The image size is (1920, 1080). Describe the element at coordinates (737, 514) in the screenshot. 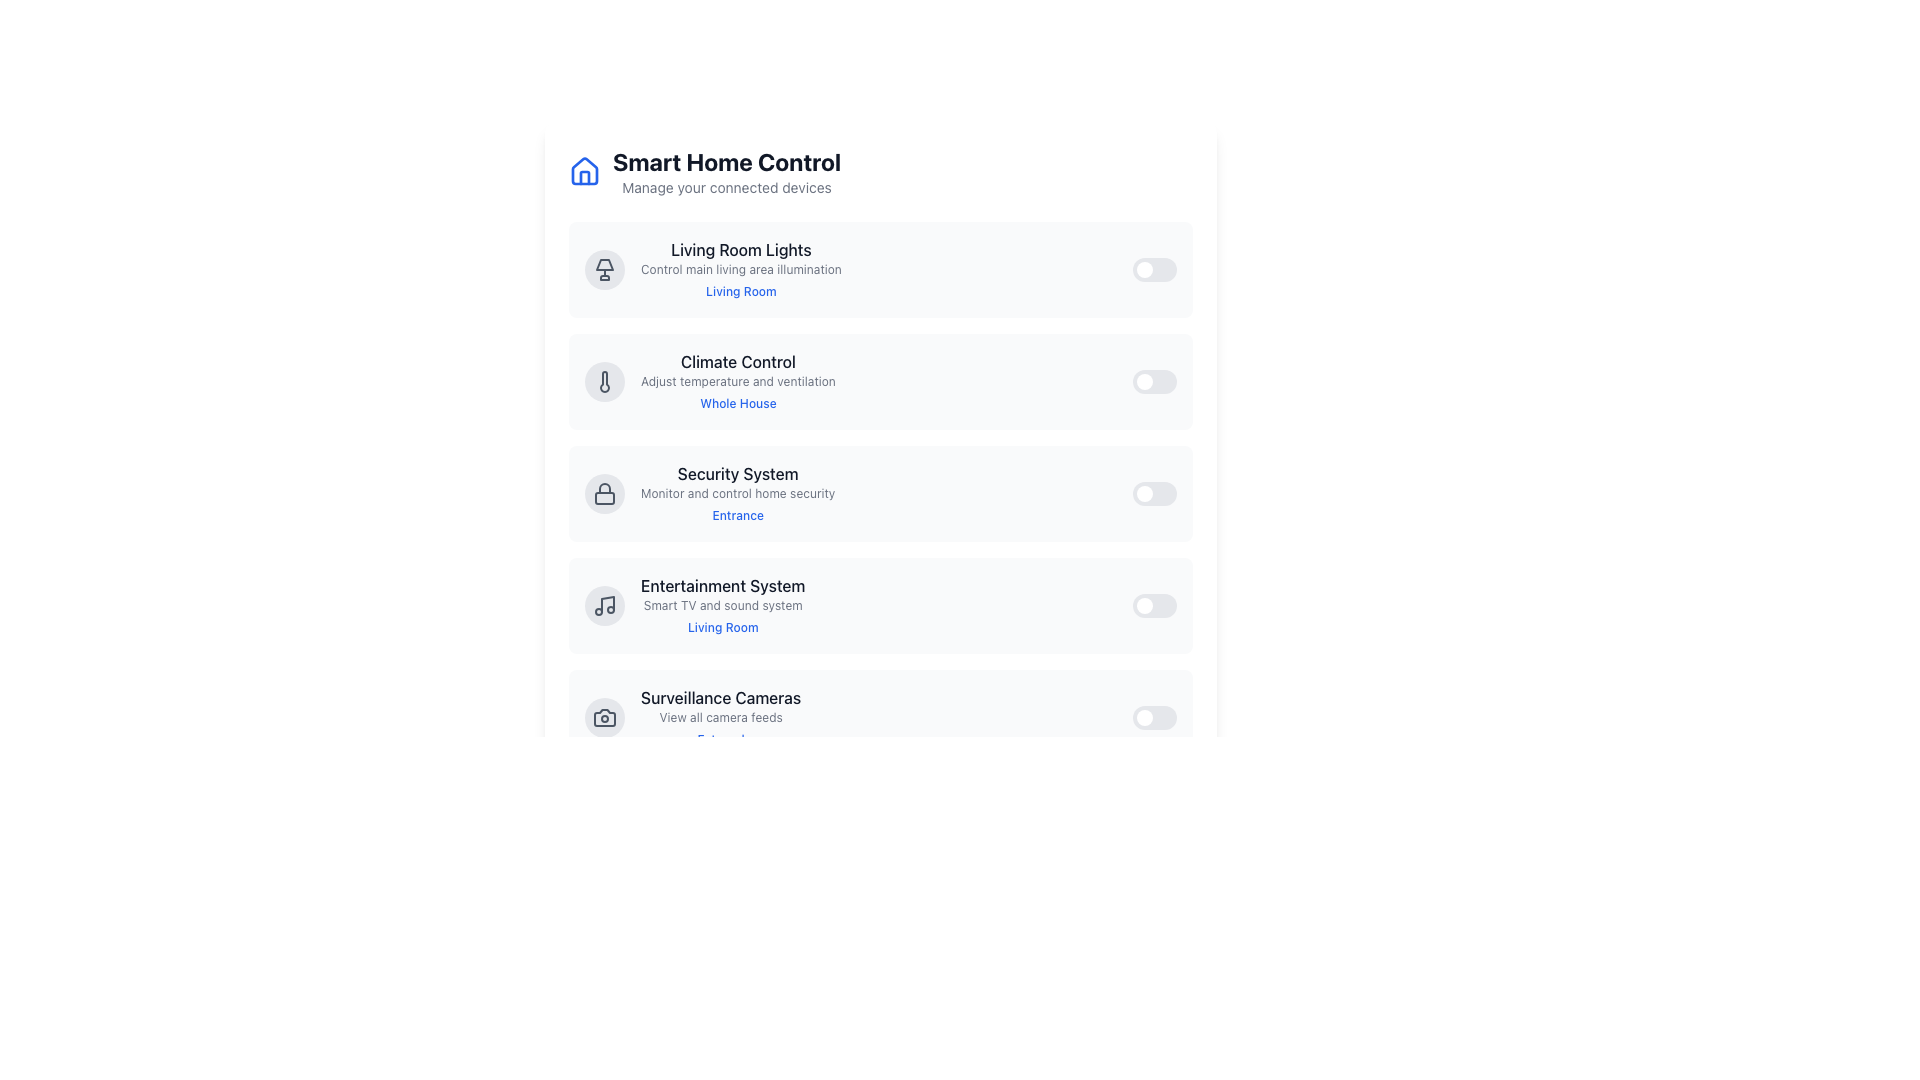

I see `the text label that reads 'Entrance', which is styled with a small font size and medium font weight, colored blue, and is part of the 'Security System' UI section` at that location.